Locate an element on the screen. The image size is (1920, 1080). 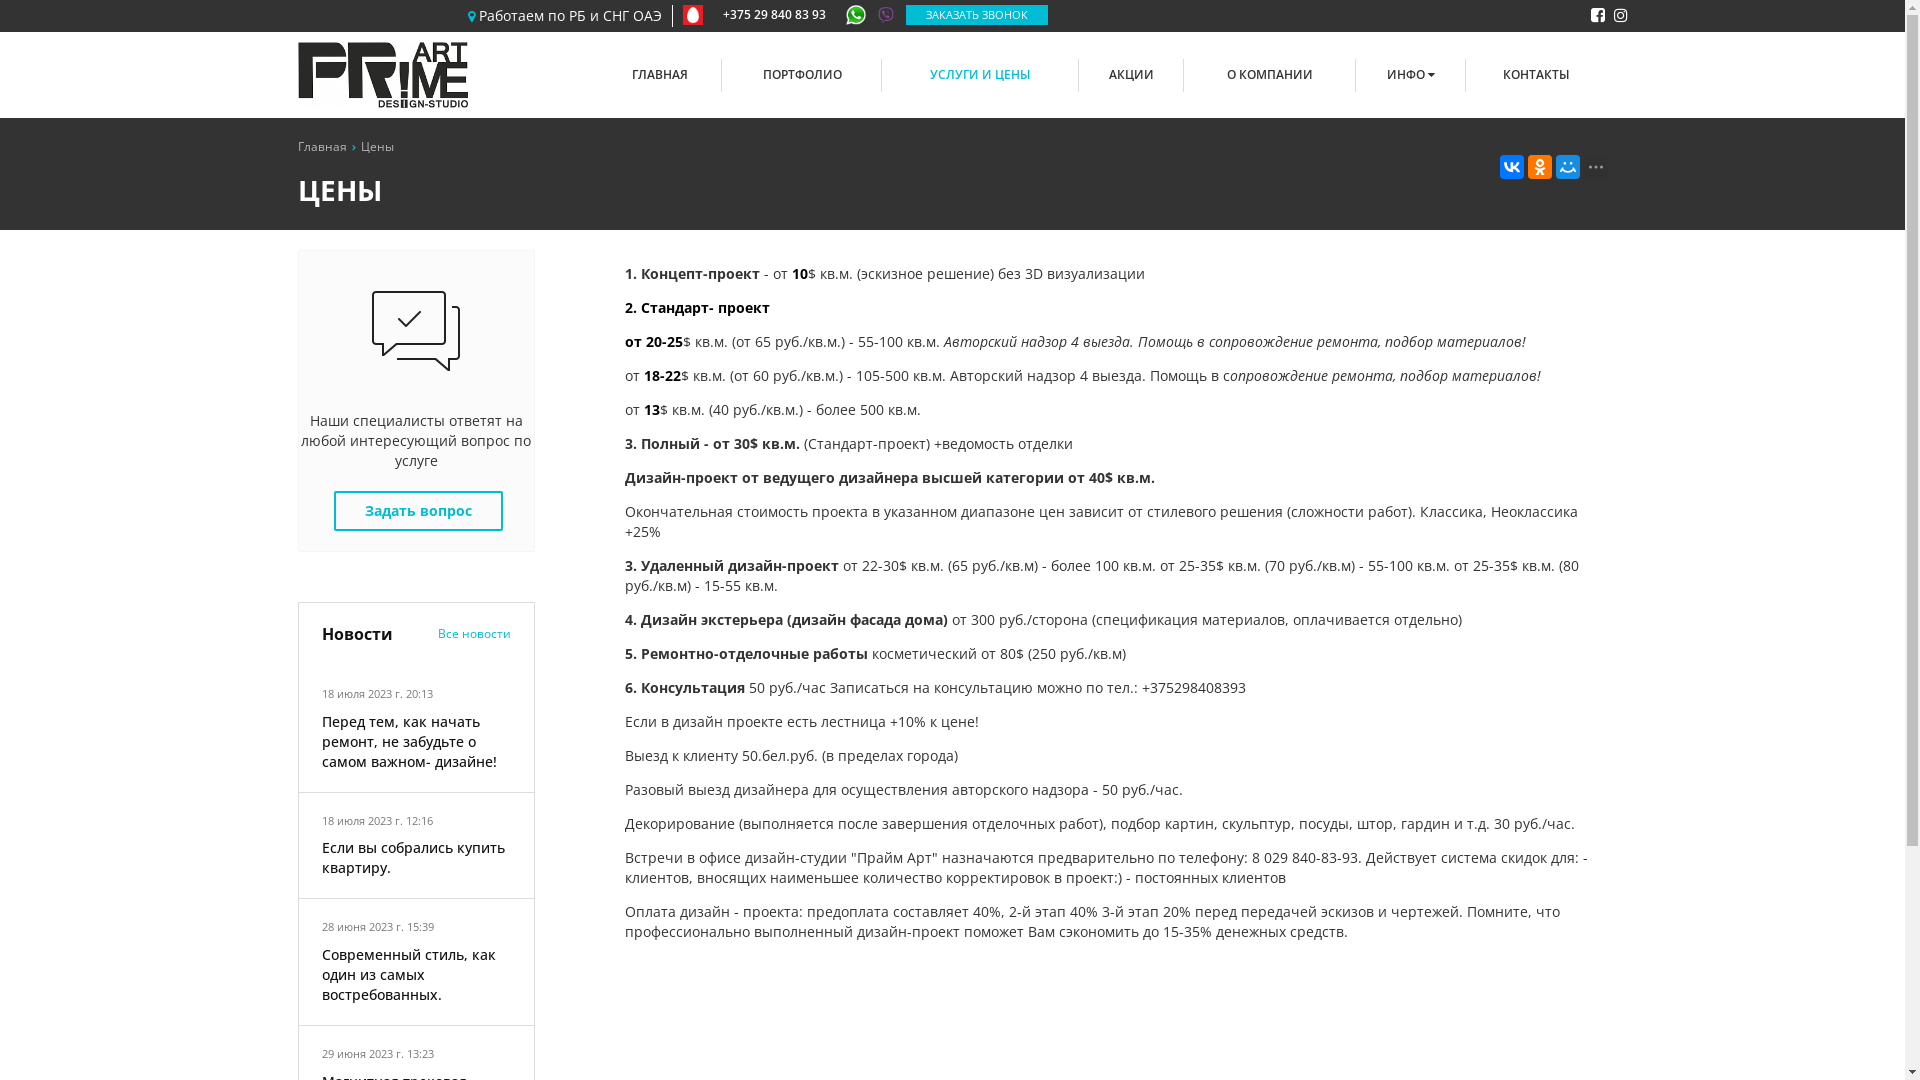
'+375 29 840 83 93' is located at coordinates (787, 15).